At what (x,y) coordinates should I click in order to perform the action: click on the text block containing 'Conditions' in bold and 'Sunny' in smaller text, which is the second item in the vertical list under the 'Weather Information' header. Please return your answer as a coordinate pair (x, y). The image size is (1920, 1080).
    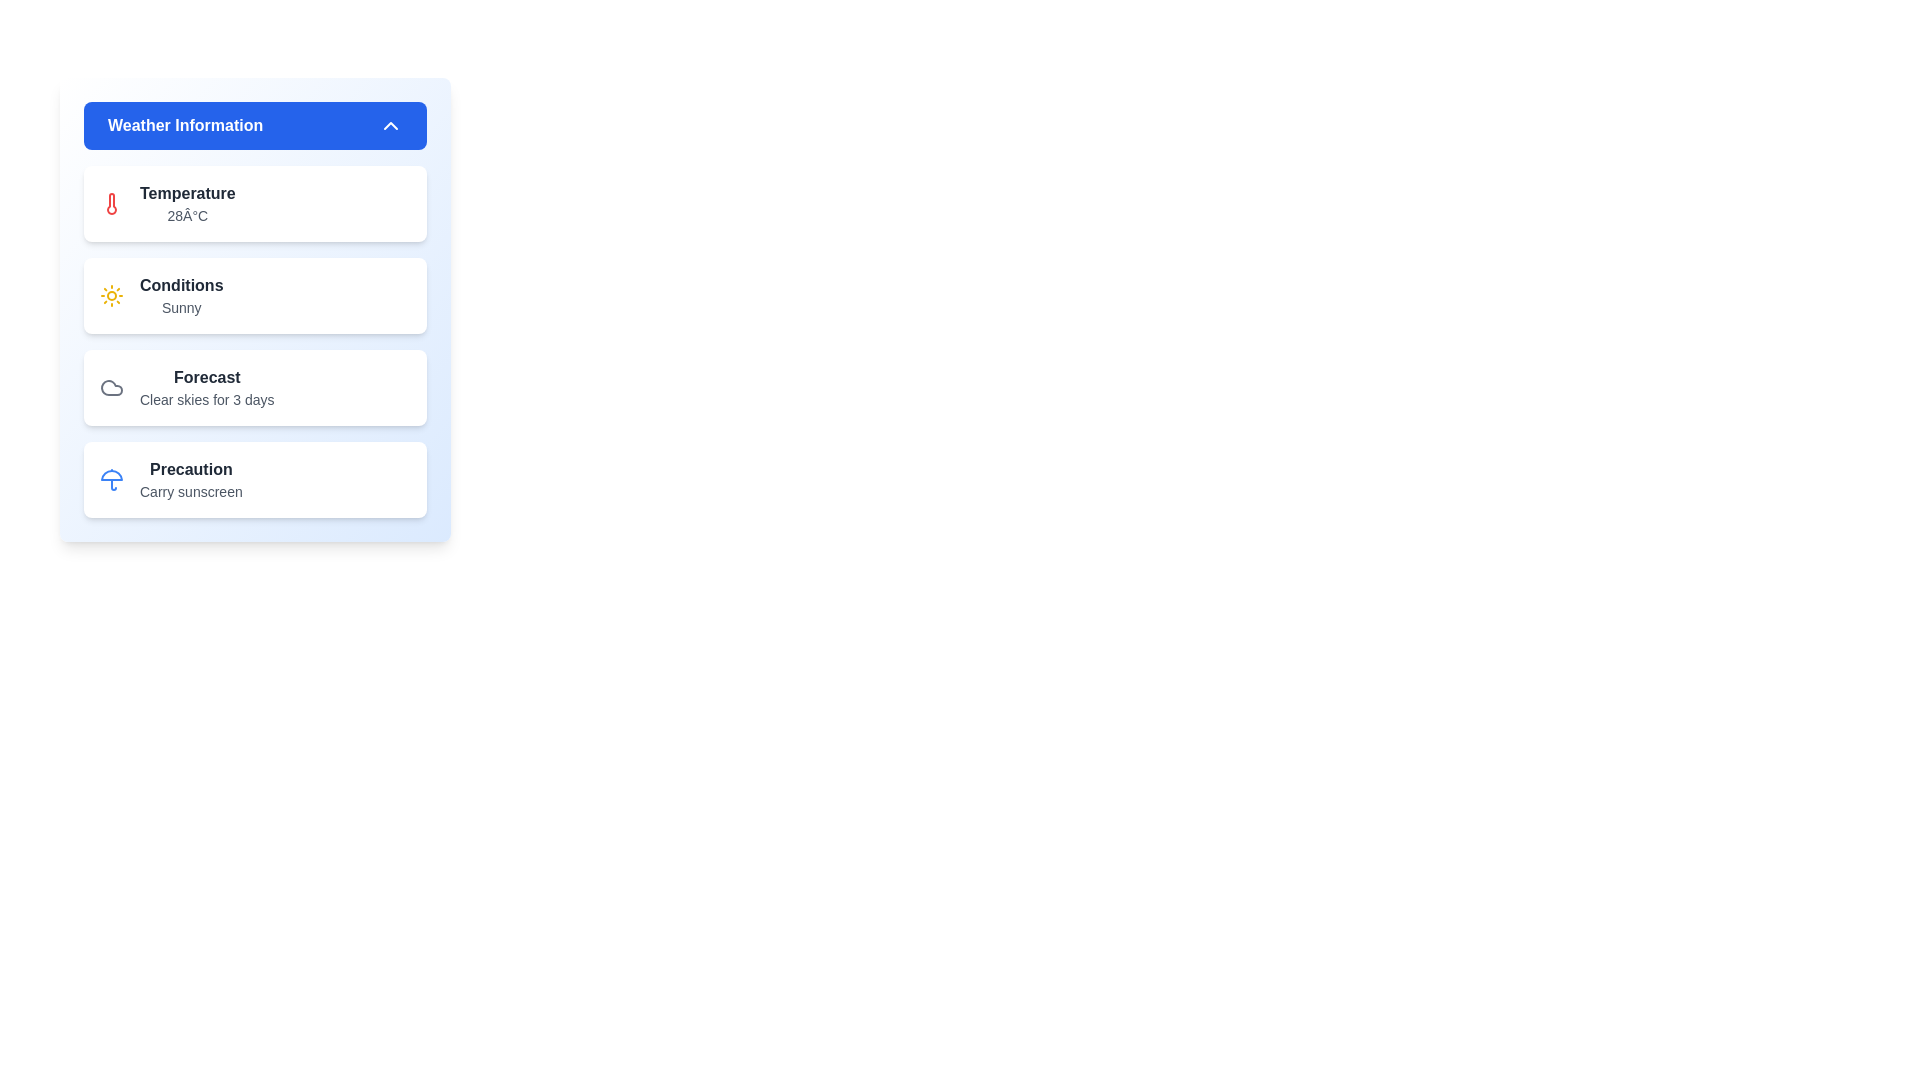
    Looking at the image, I should click on (181, 296).